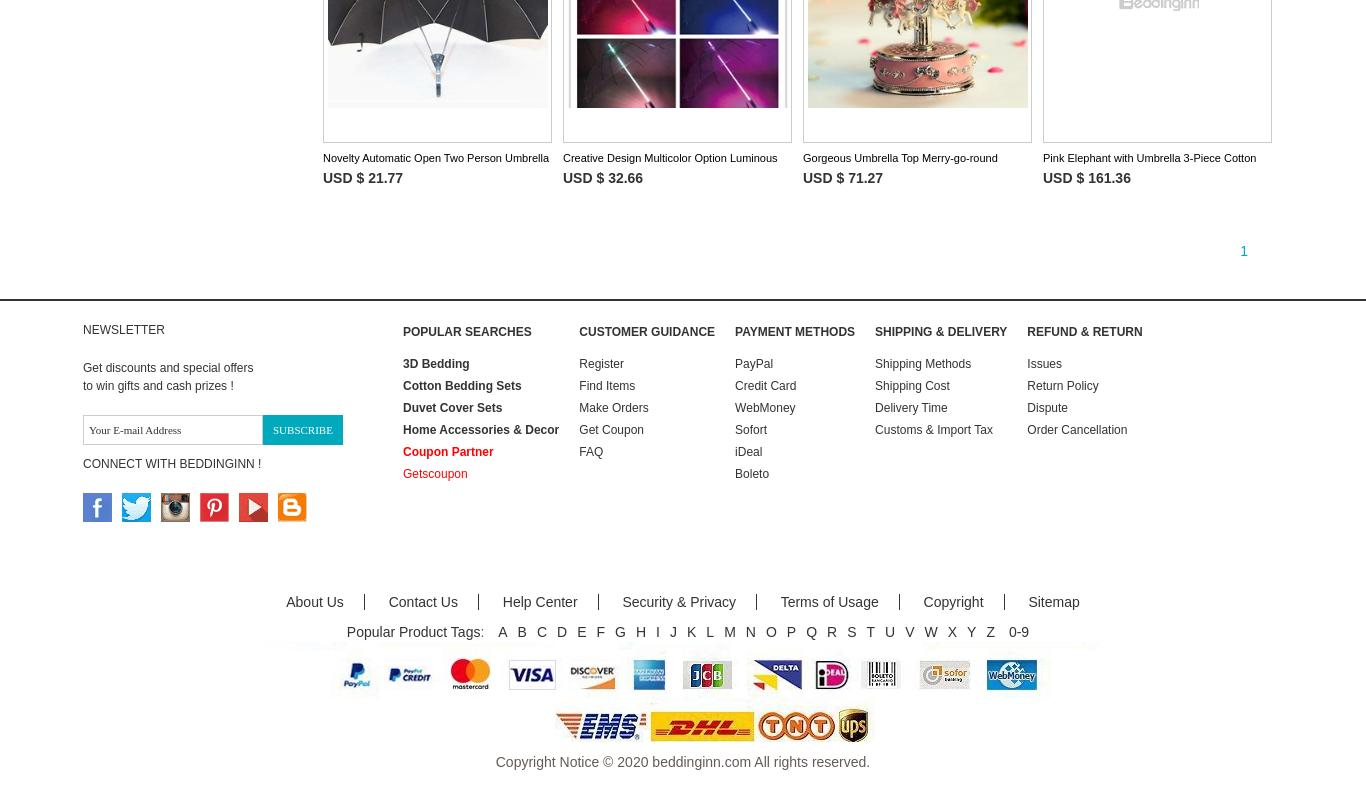 The height and width of the screenshot is (801, 1366). What do you see at coordinates (1149, 167) in the screenshot?
I see `'Pink Elephant with Umbrella 3-Piece Cotton Duvet Cover S\ets'` at bounding box center [1149, 167].